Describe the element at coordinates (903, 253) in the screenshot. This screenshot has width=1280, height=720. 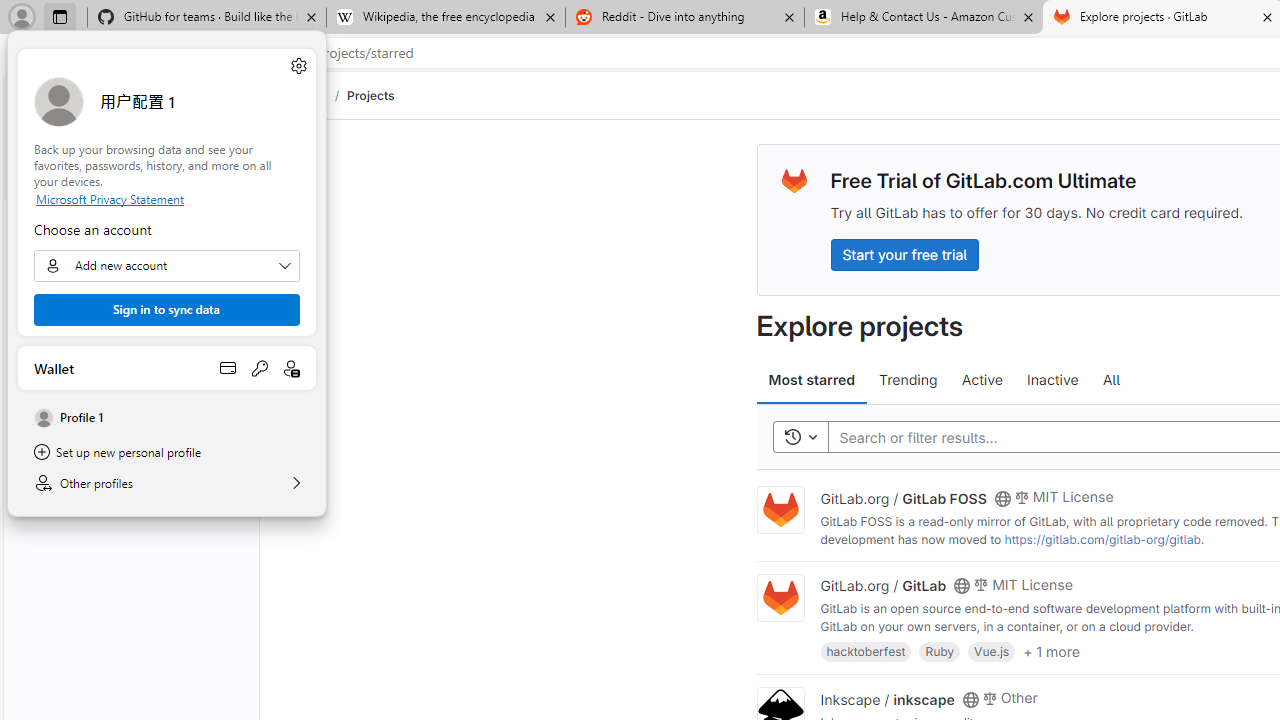
I see `'Start your free trial'` at that location.